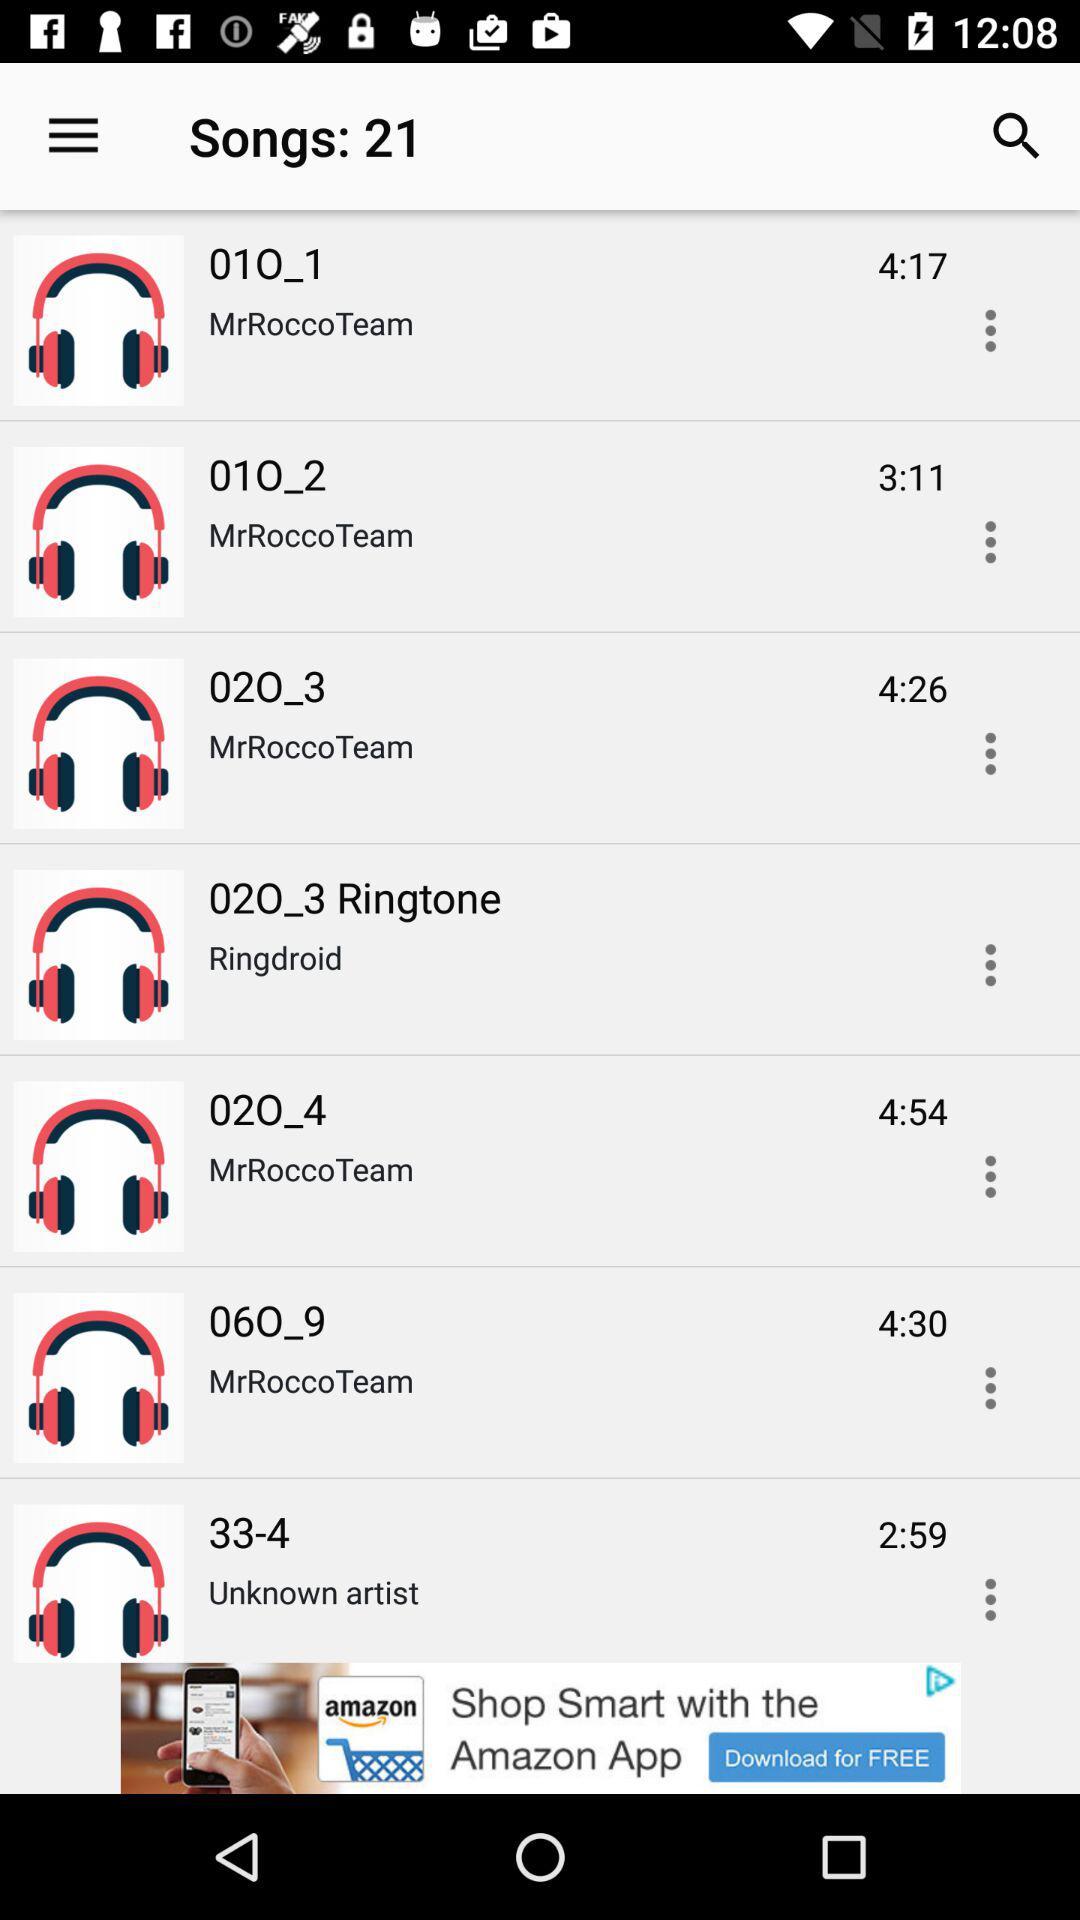 This screenshot has width=1080, height=1920. Describe the element at coordinates (540, 1727) in the screenshot. I see `advertisement click` at that location.